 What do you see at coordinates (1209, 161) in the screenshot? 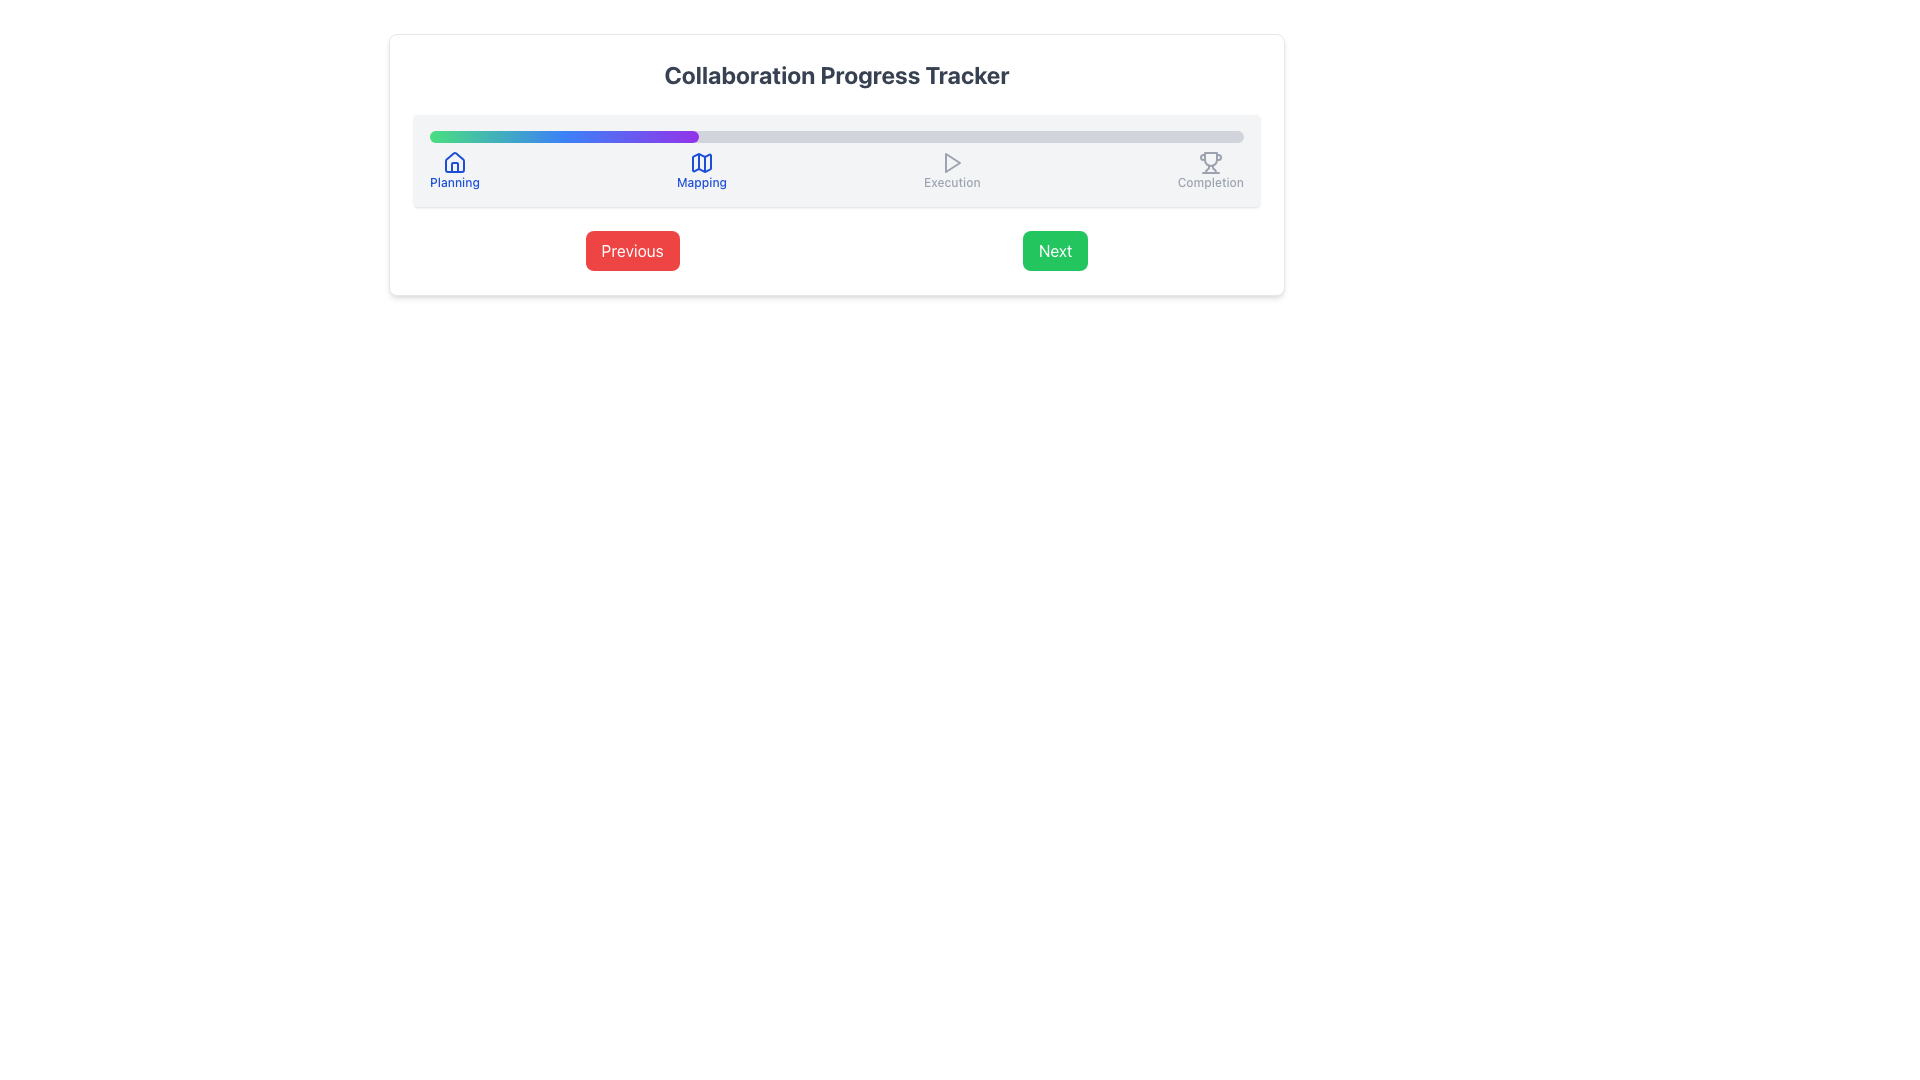
I see `the 'Completion' milestone indicator icon located at the far right of the progression bar interface, next to the descriptive text 'Completion'` at bounding box center [1209, 161].